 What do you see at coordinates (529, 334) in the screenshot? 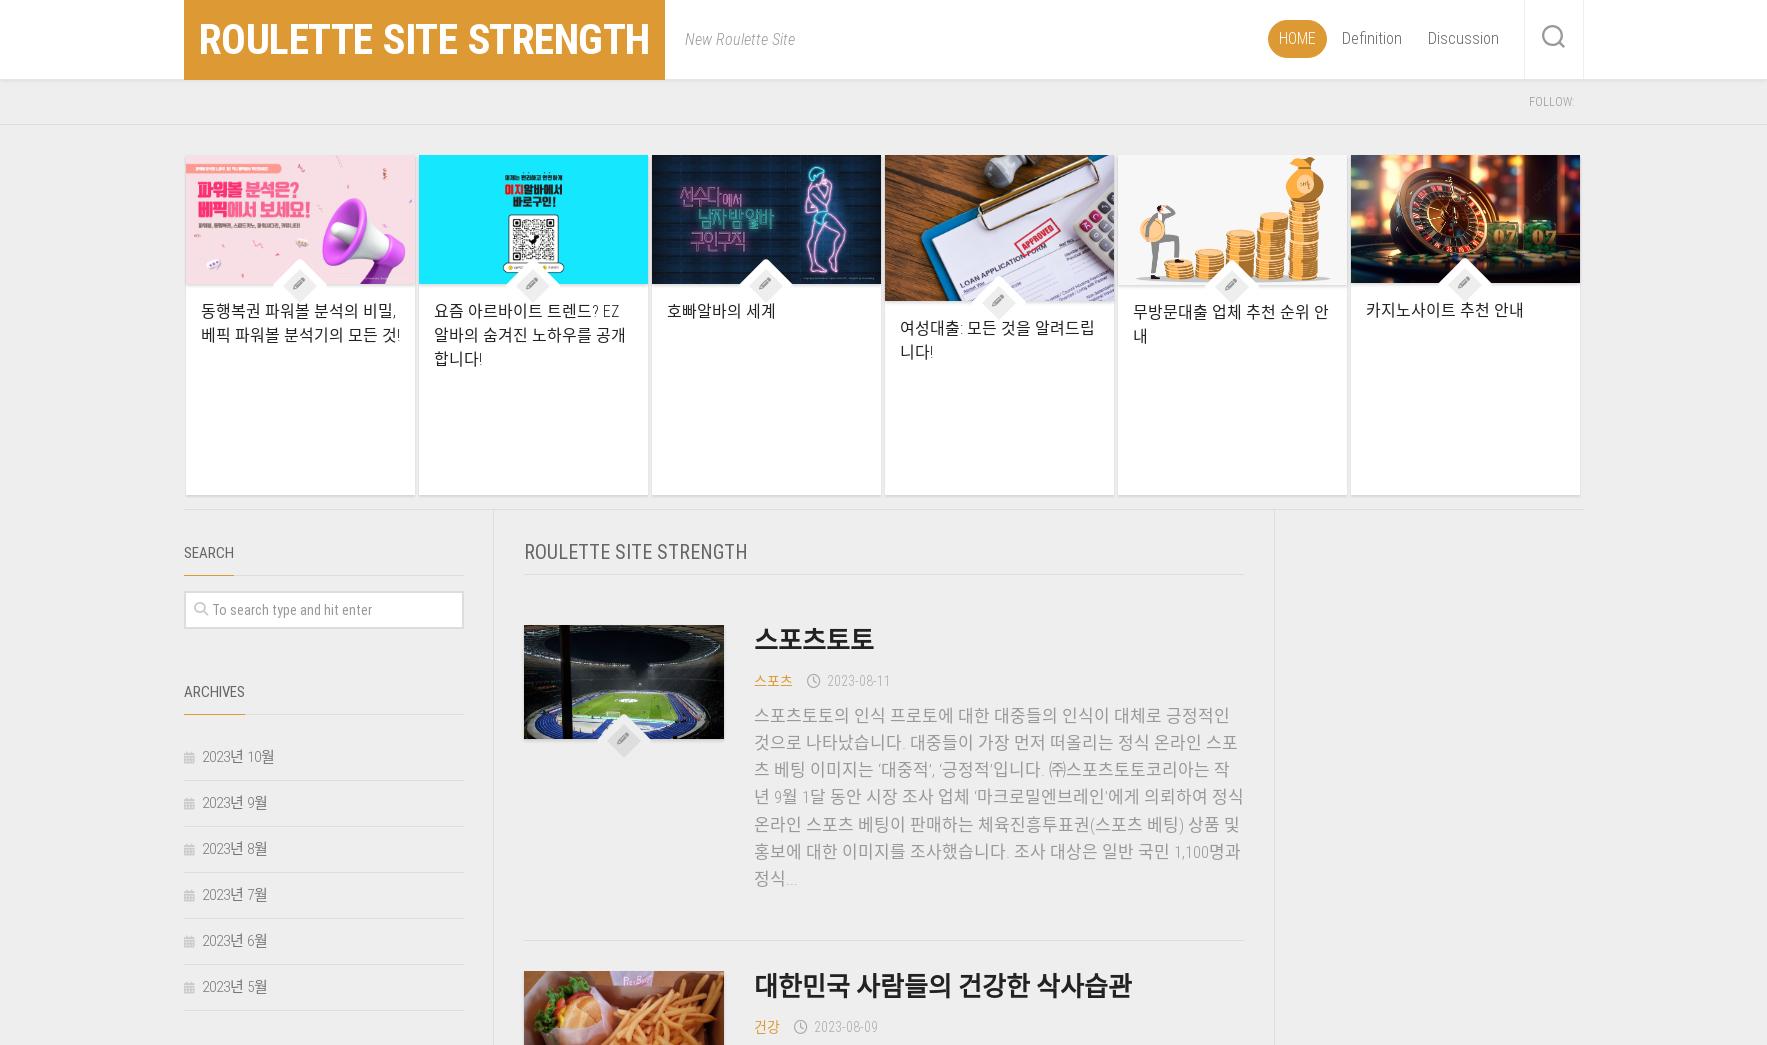
I see `'요즘 아르바이트 트렌드? EZ알바의 숨겨진 노하우를 공개합니다!'` at bounding box center [529, 334].